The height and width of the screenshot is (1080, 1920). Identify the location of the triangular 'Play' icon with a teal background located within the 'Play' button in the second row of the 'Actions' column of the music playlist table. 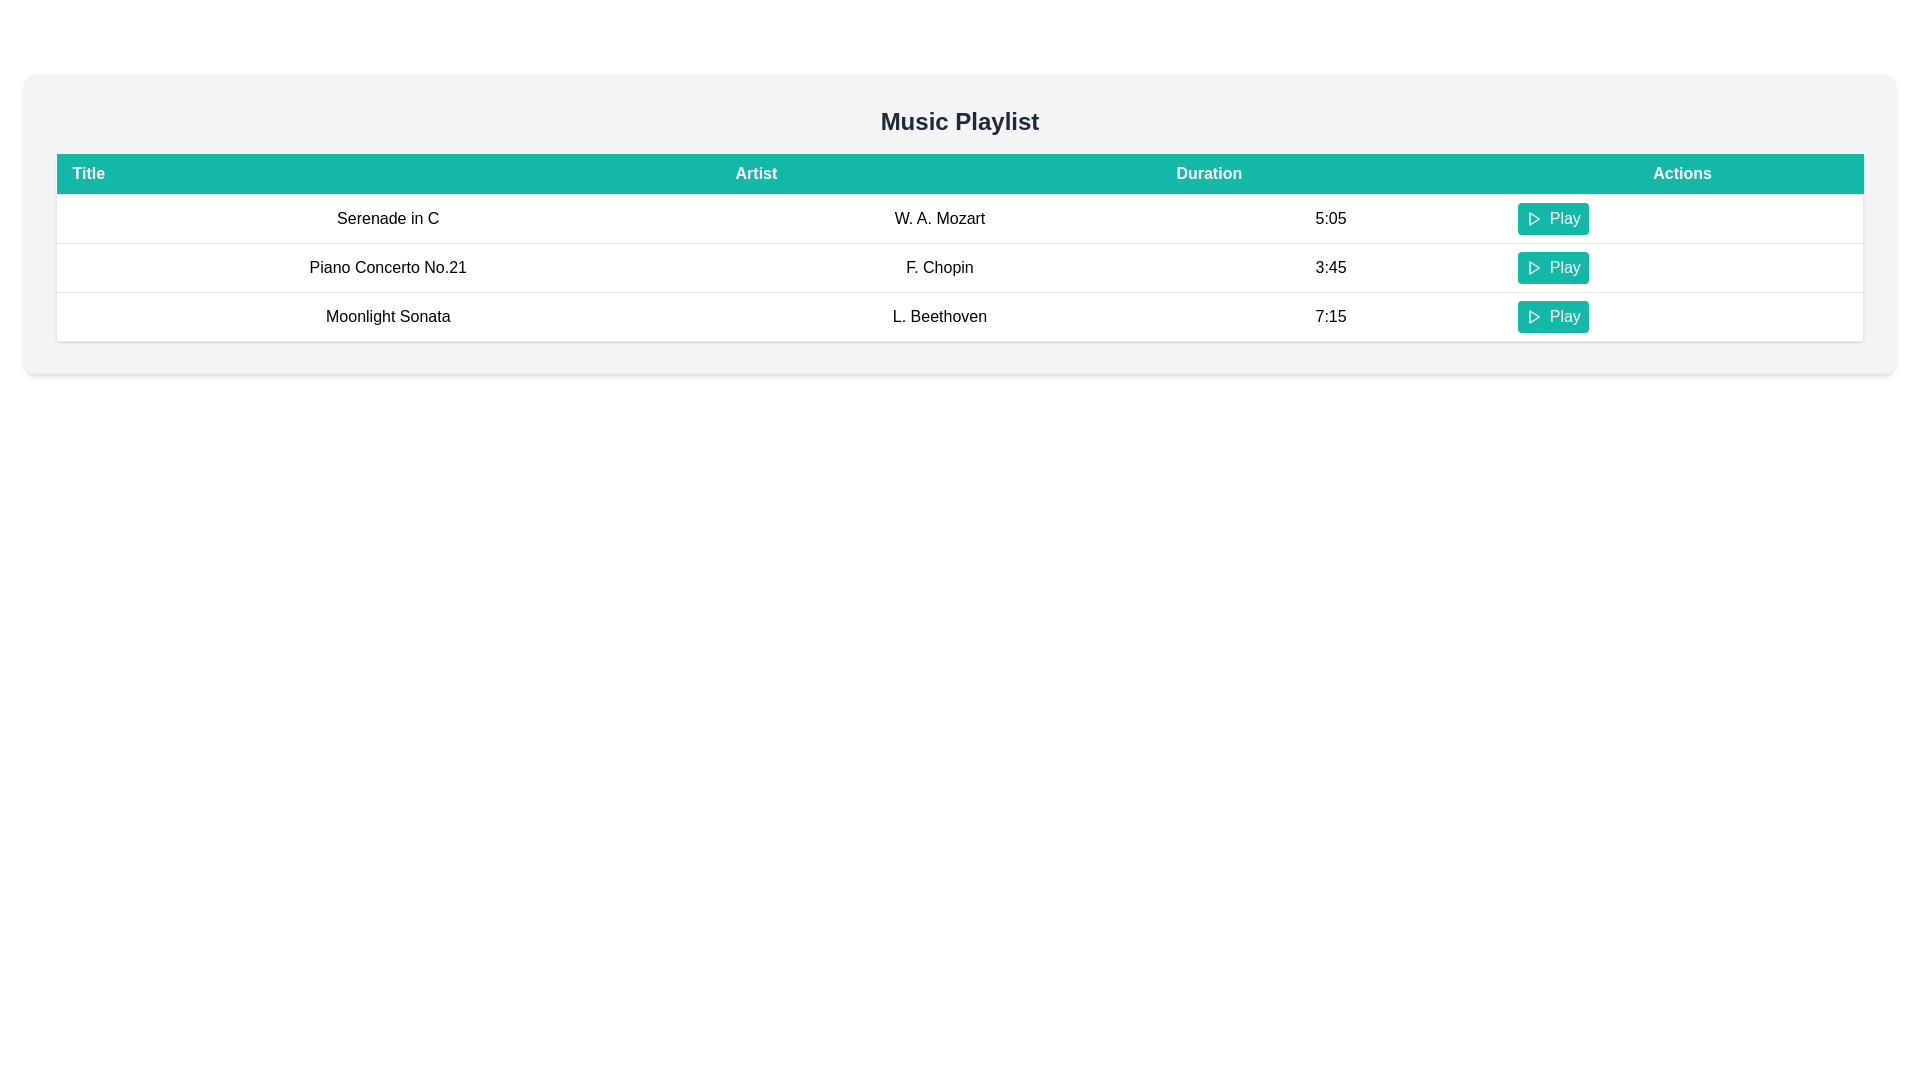
(1532, 266).